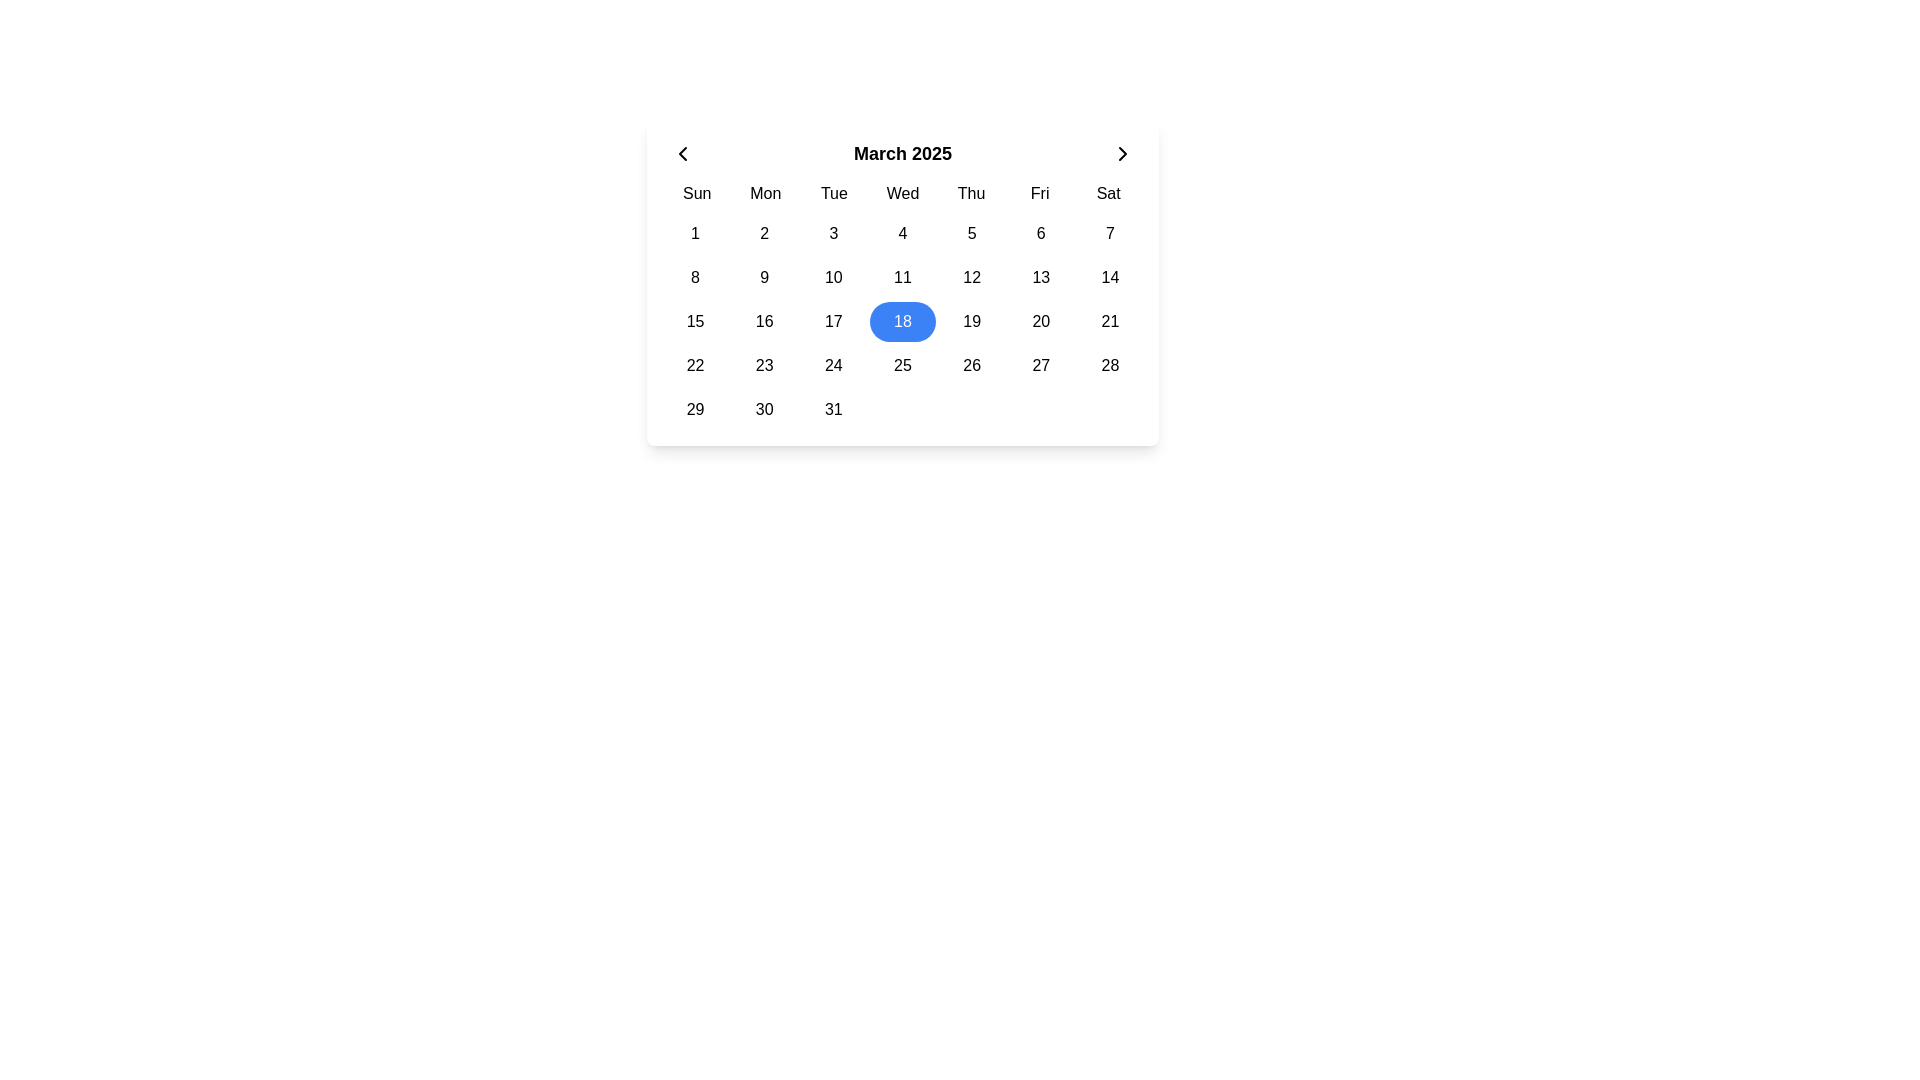  What do you see at coordinates (901, 153) in the screenshot?
I see `the textual header that displays the currently selected month and year in the calendar interface, located at the center of the horizontal layout bar at the top of the calendar view` at bounding box center [901, 153].